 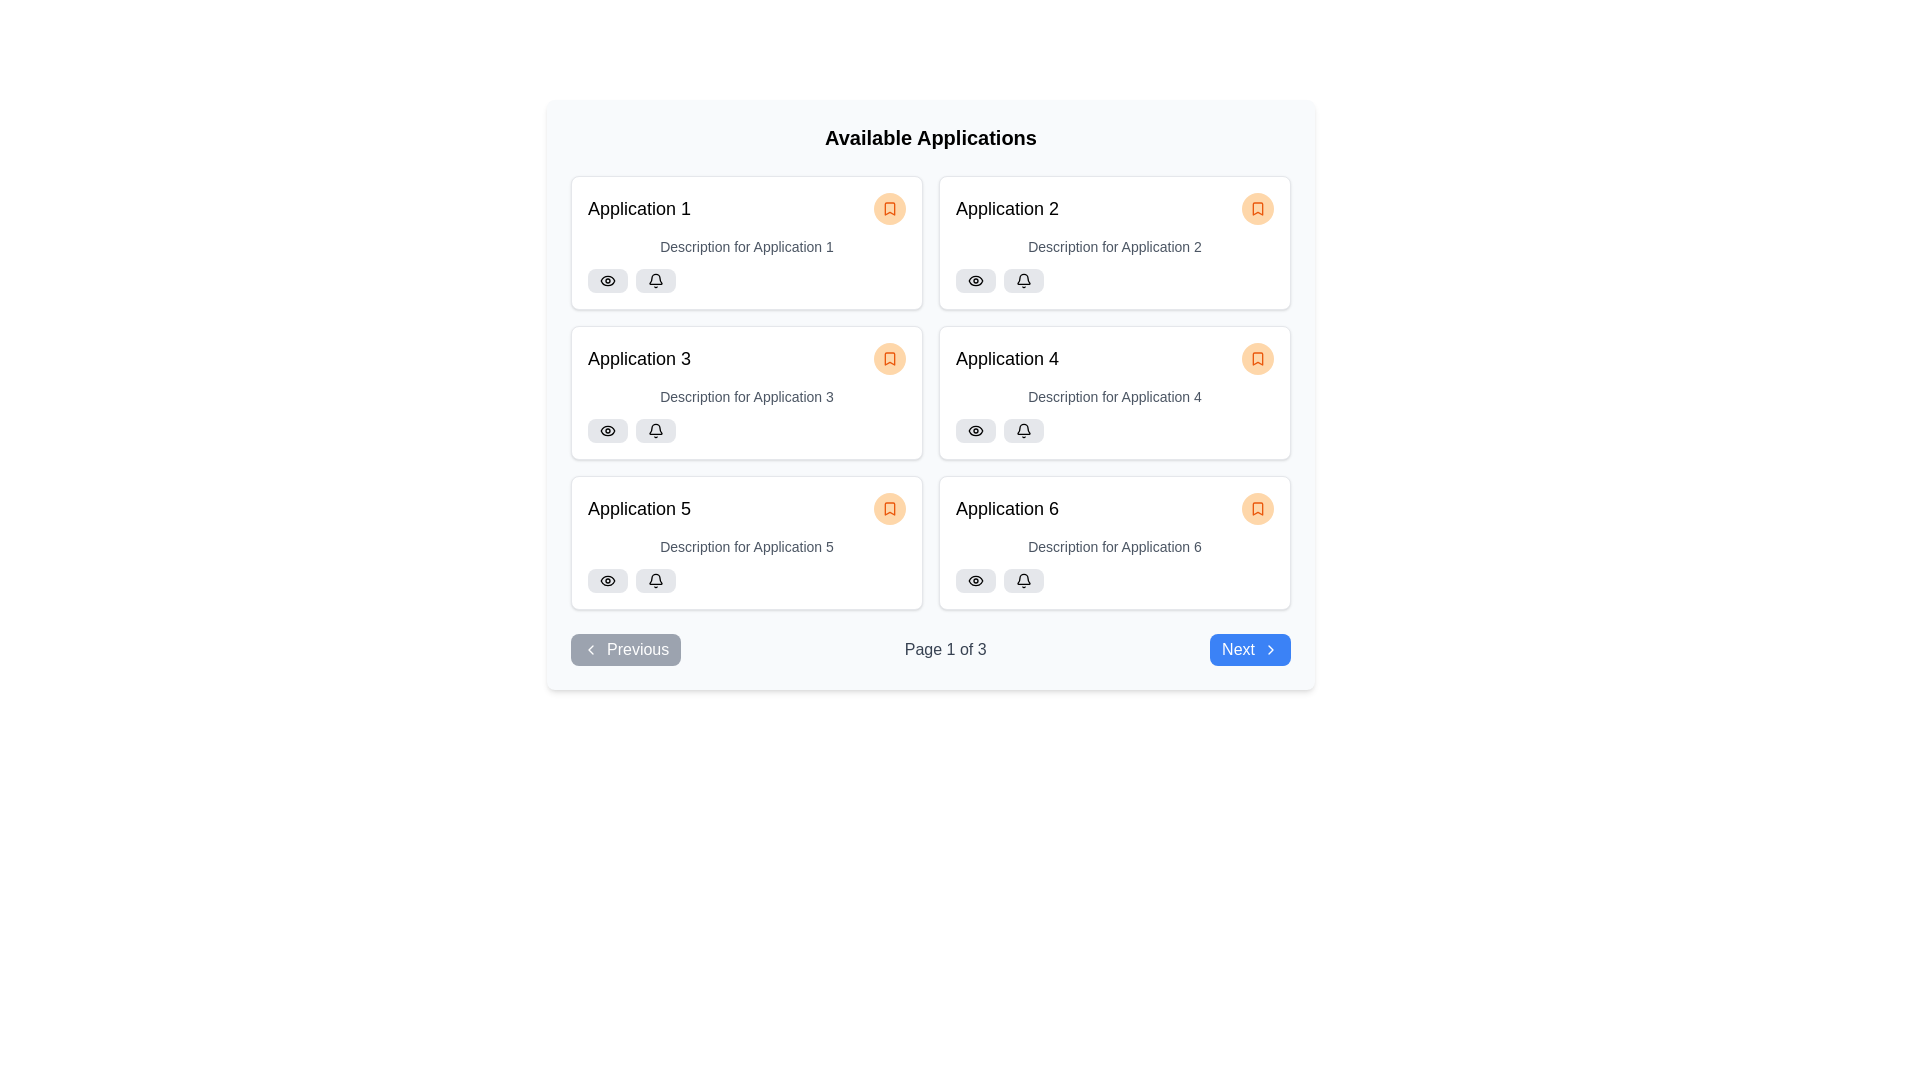 What do you see at coordinates (1023, 281) in the screenshot?
I see `the notification toggle button located at the bottom of the 'Application 2' card, positioned between the eye icon button and the bookmark icon button` at bounding box center [1023, 281].